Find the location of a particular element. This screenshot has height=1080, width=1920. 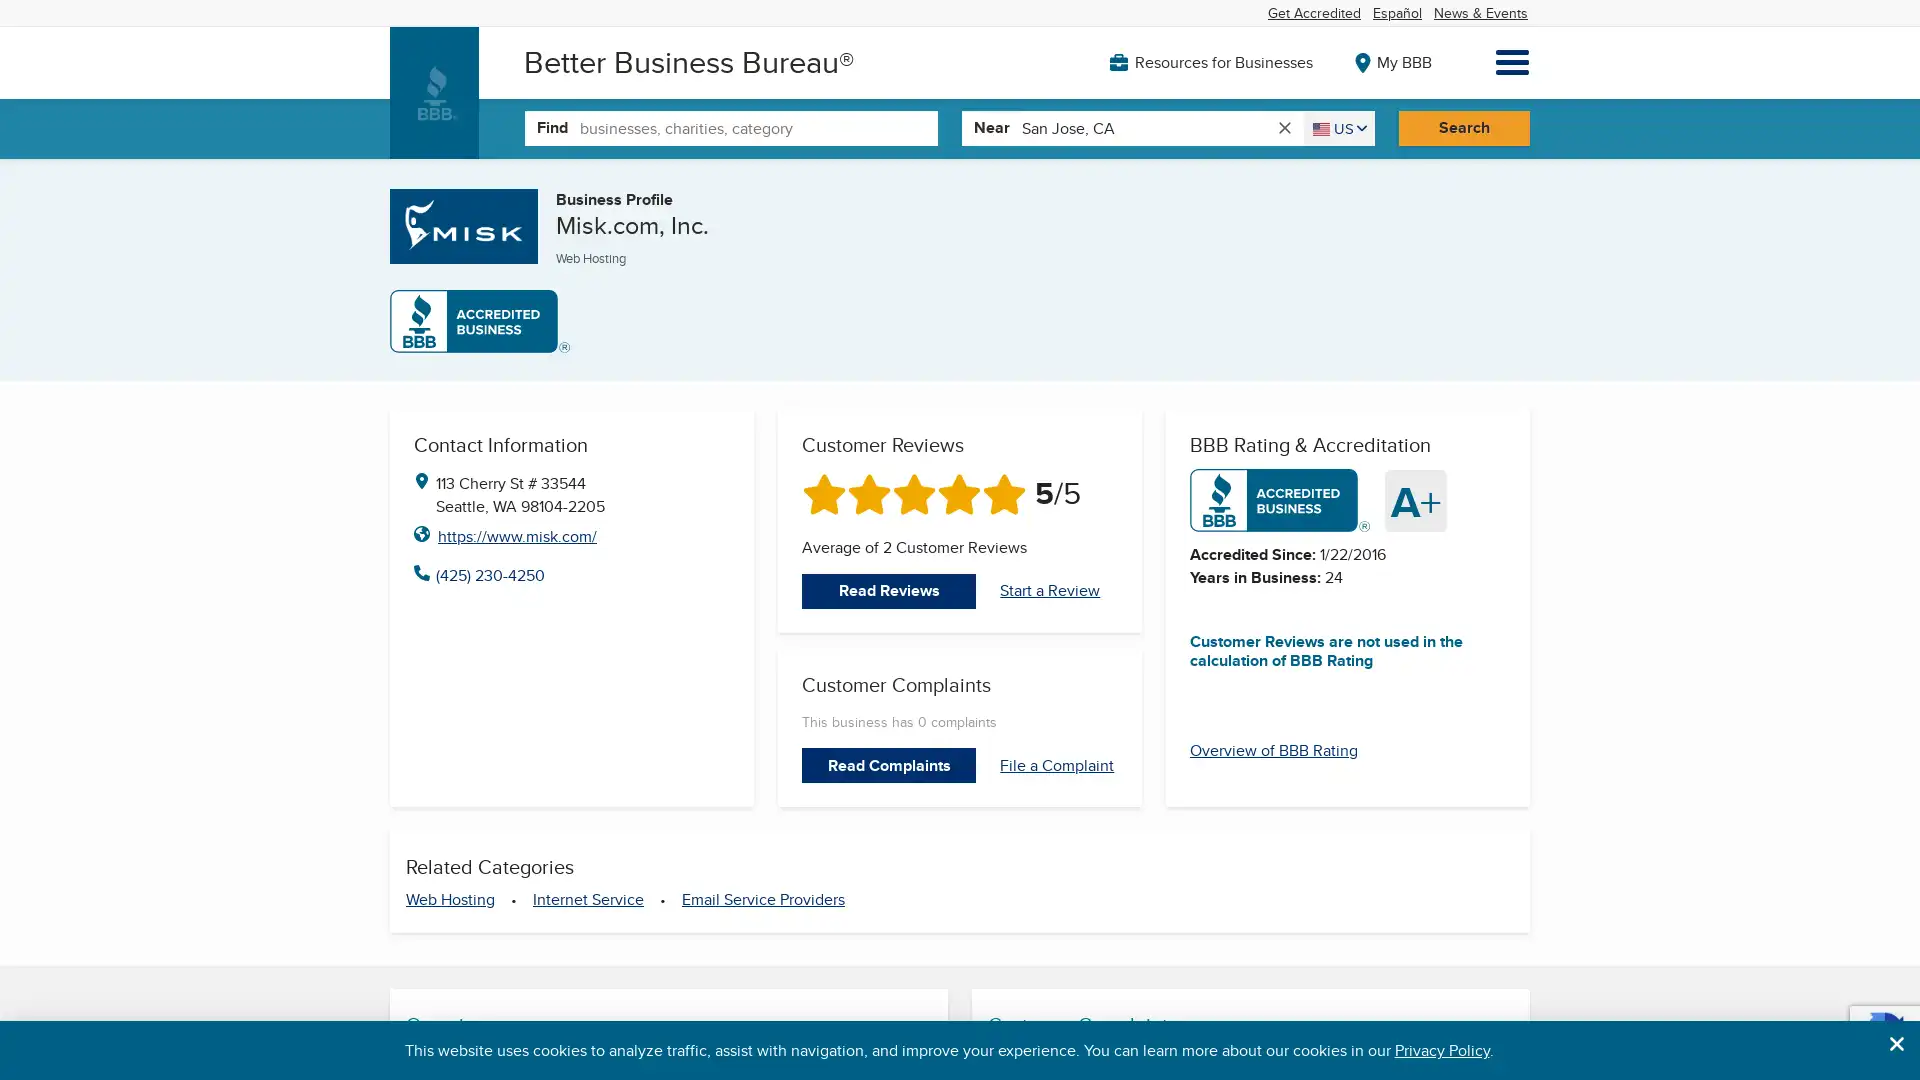

Search is located at coordinates (1463, 127).